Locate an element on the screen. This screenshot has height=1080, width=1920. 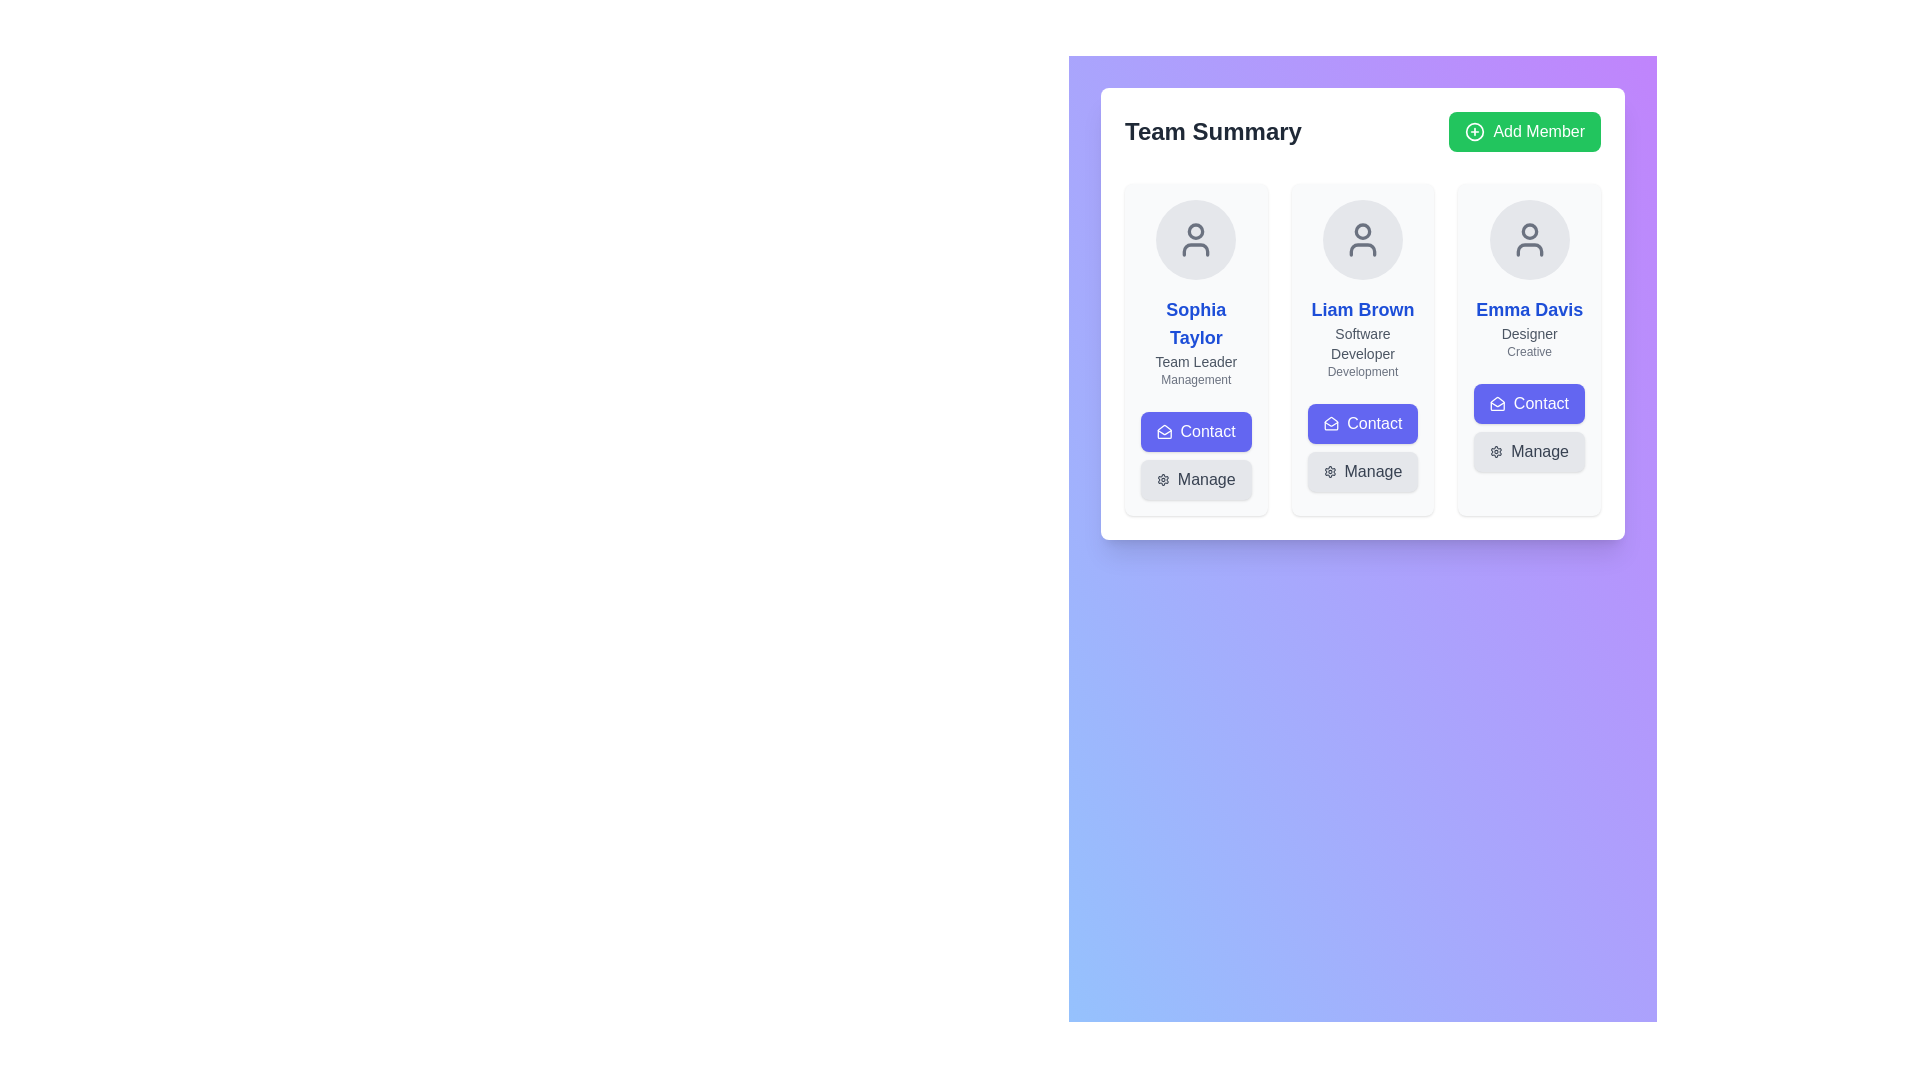
the decorative circular icon located to the left of the 'Add Member' button in the top-right corner of the 'Team Summary' section is located at coordinates (1475, 131).